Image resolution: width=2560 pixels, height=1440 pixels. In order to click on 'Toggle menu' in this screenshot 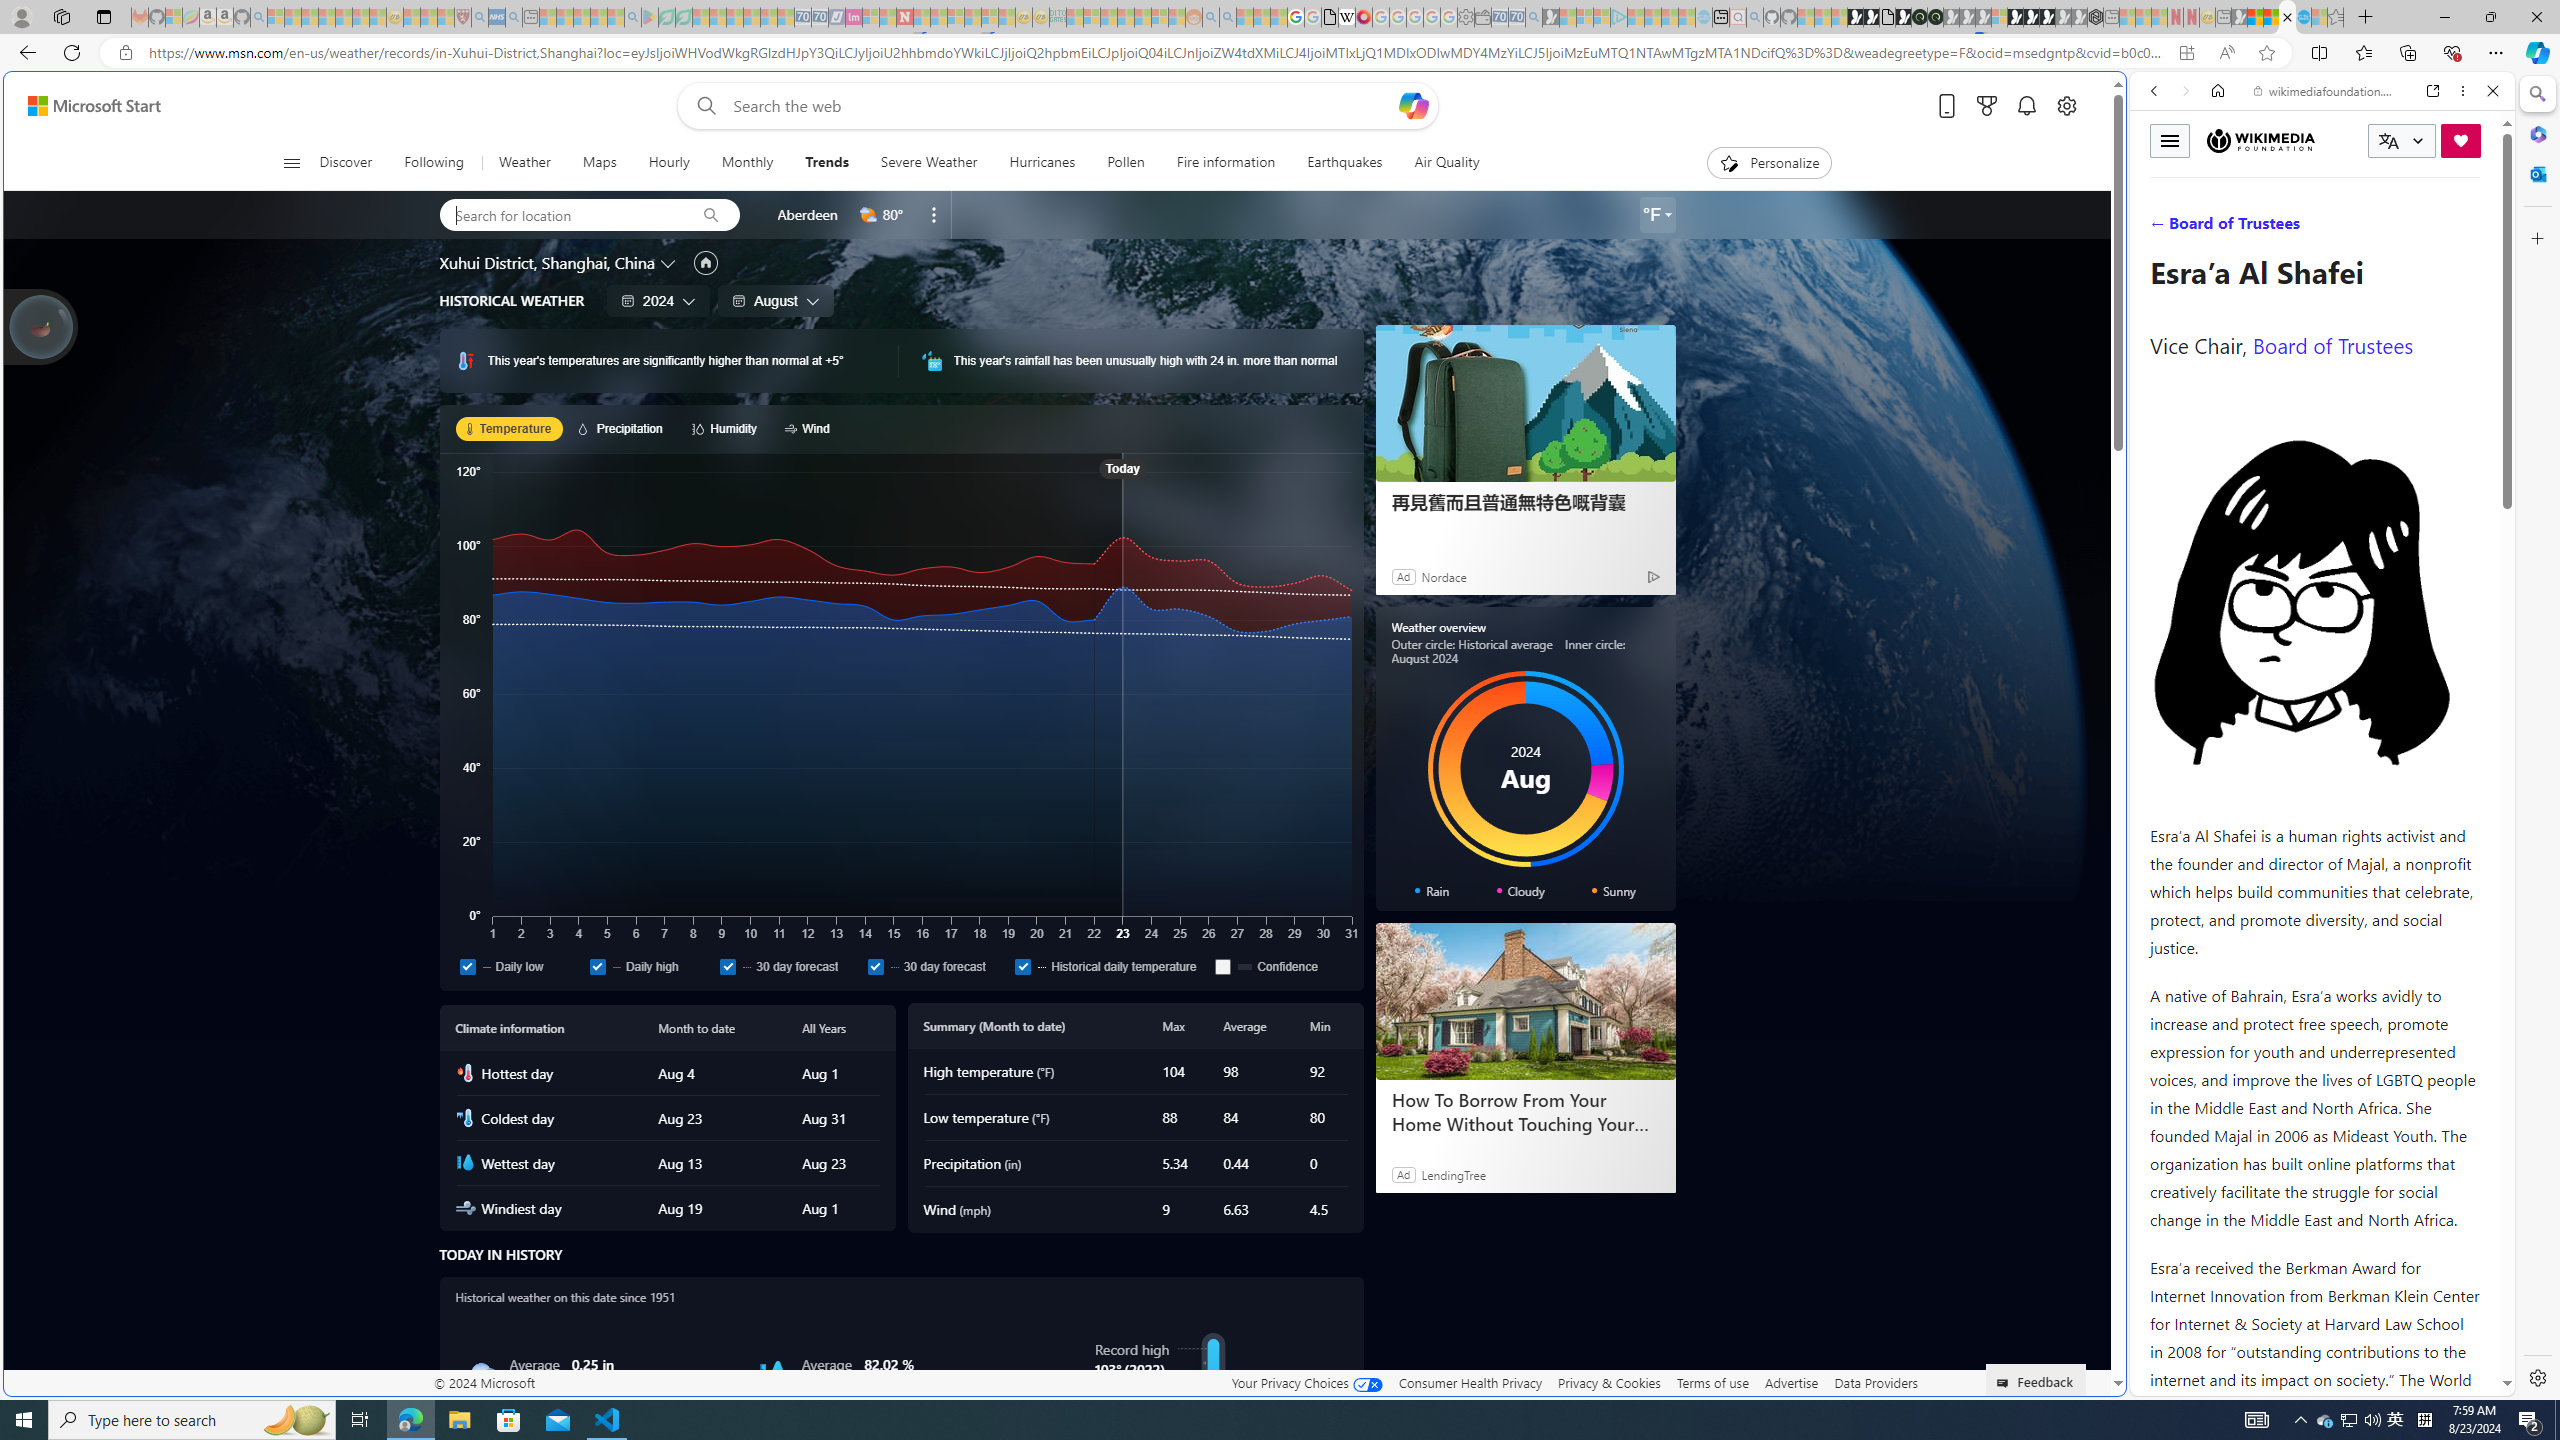, I will do `click(2168, 141)`.